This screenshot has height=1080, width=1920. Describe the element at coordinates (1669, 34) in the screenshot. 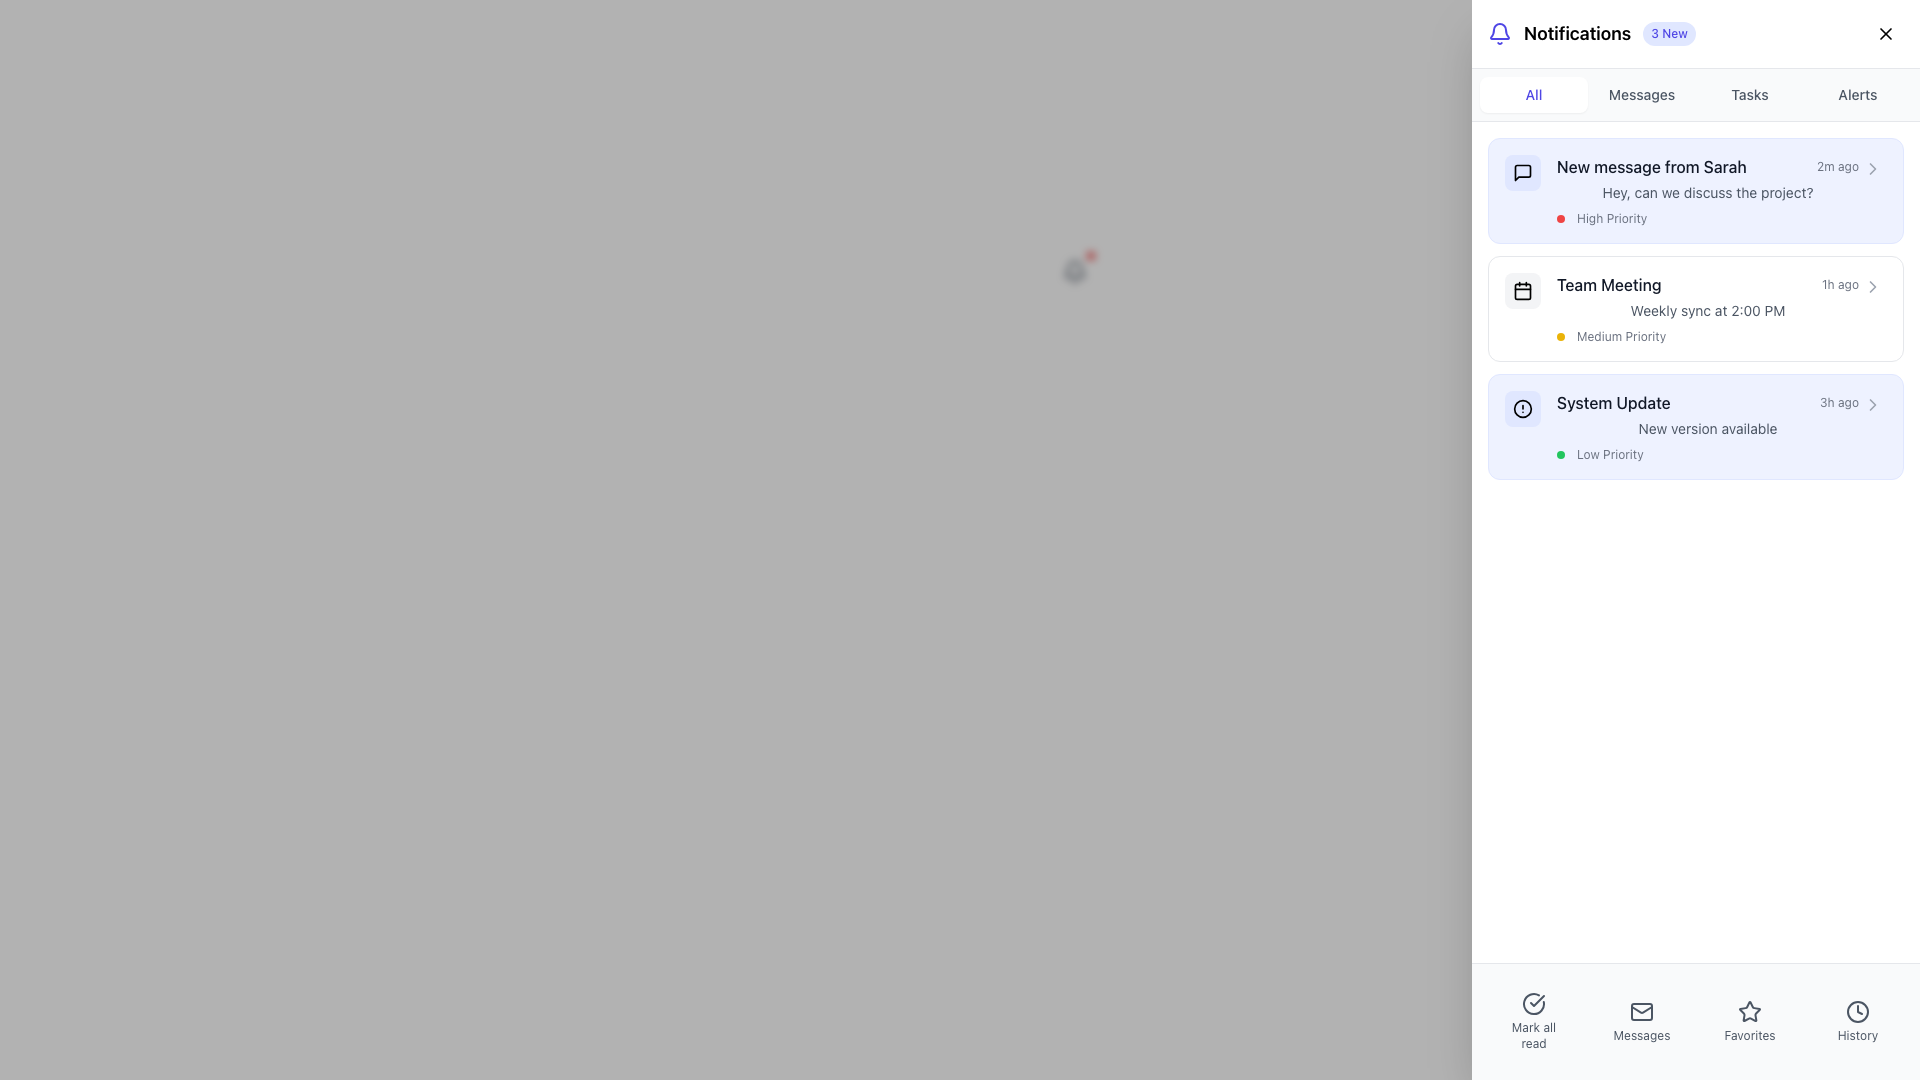

I see `the Badge displaying '3 New' with a light indigo background located in the top-right corner of the notification header bar, next to the 'Notifications' label` at that location.